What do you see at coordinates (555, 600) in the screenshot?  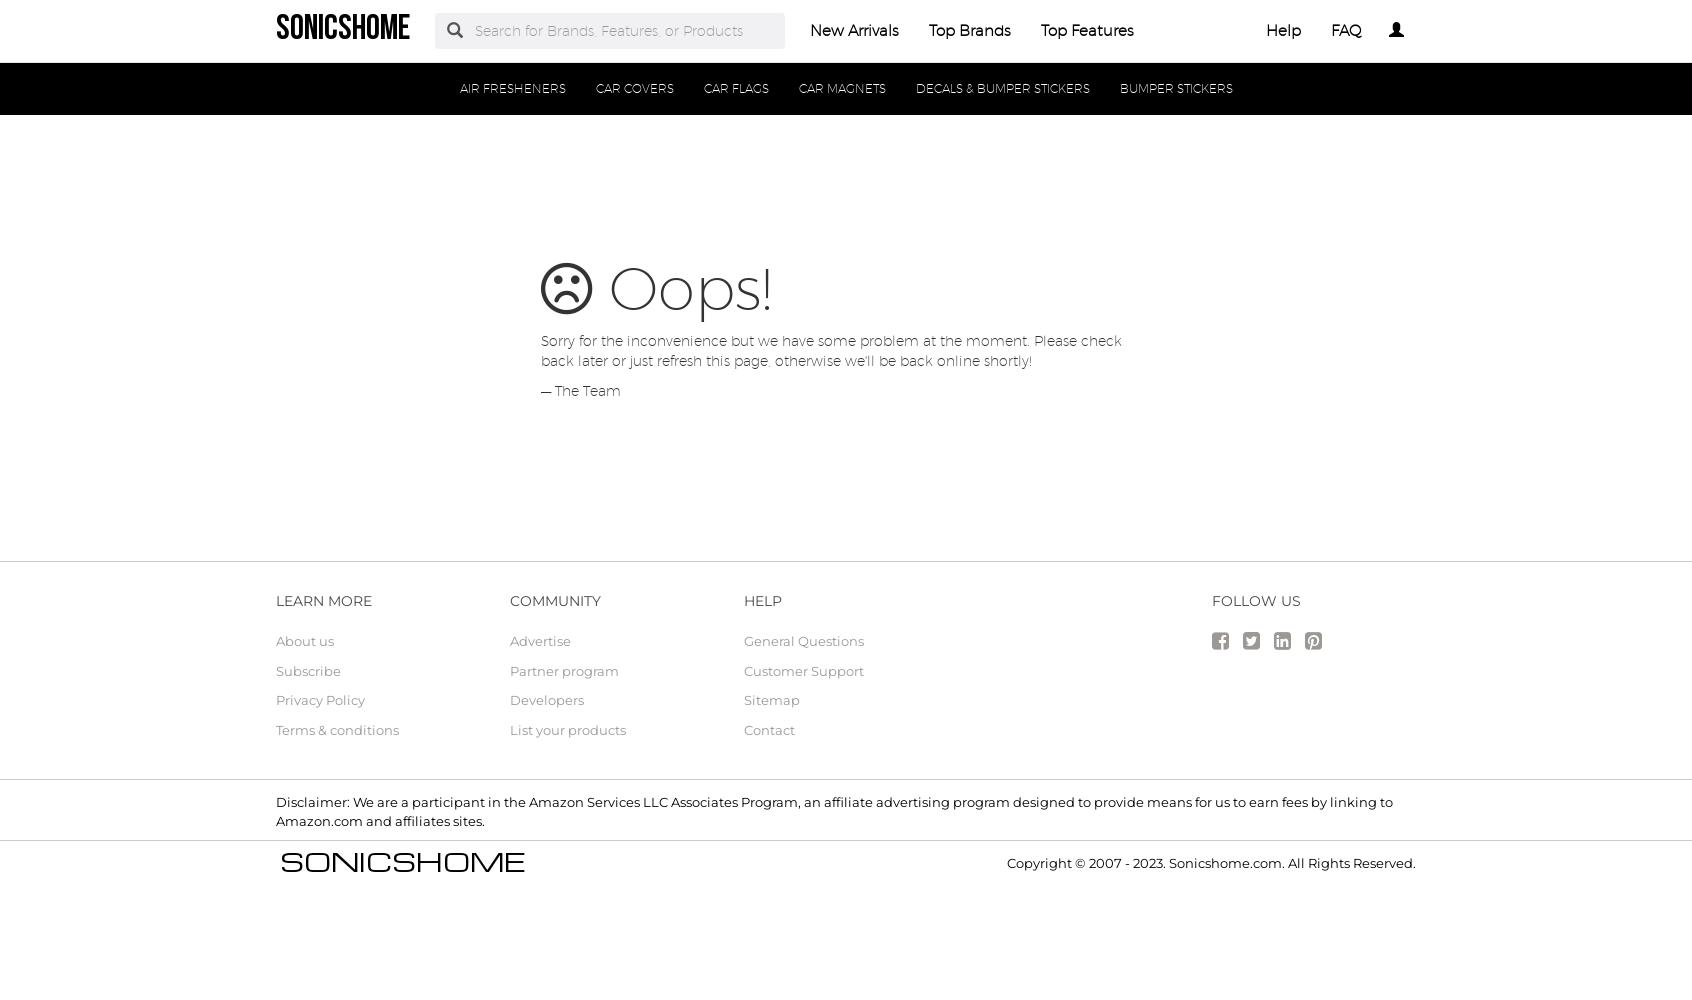 I see `'Community'` at bounding box center [555, 600].